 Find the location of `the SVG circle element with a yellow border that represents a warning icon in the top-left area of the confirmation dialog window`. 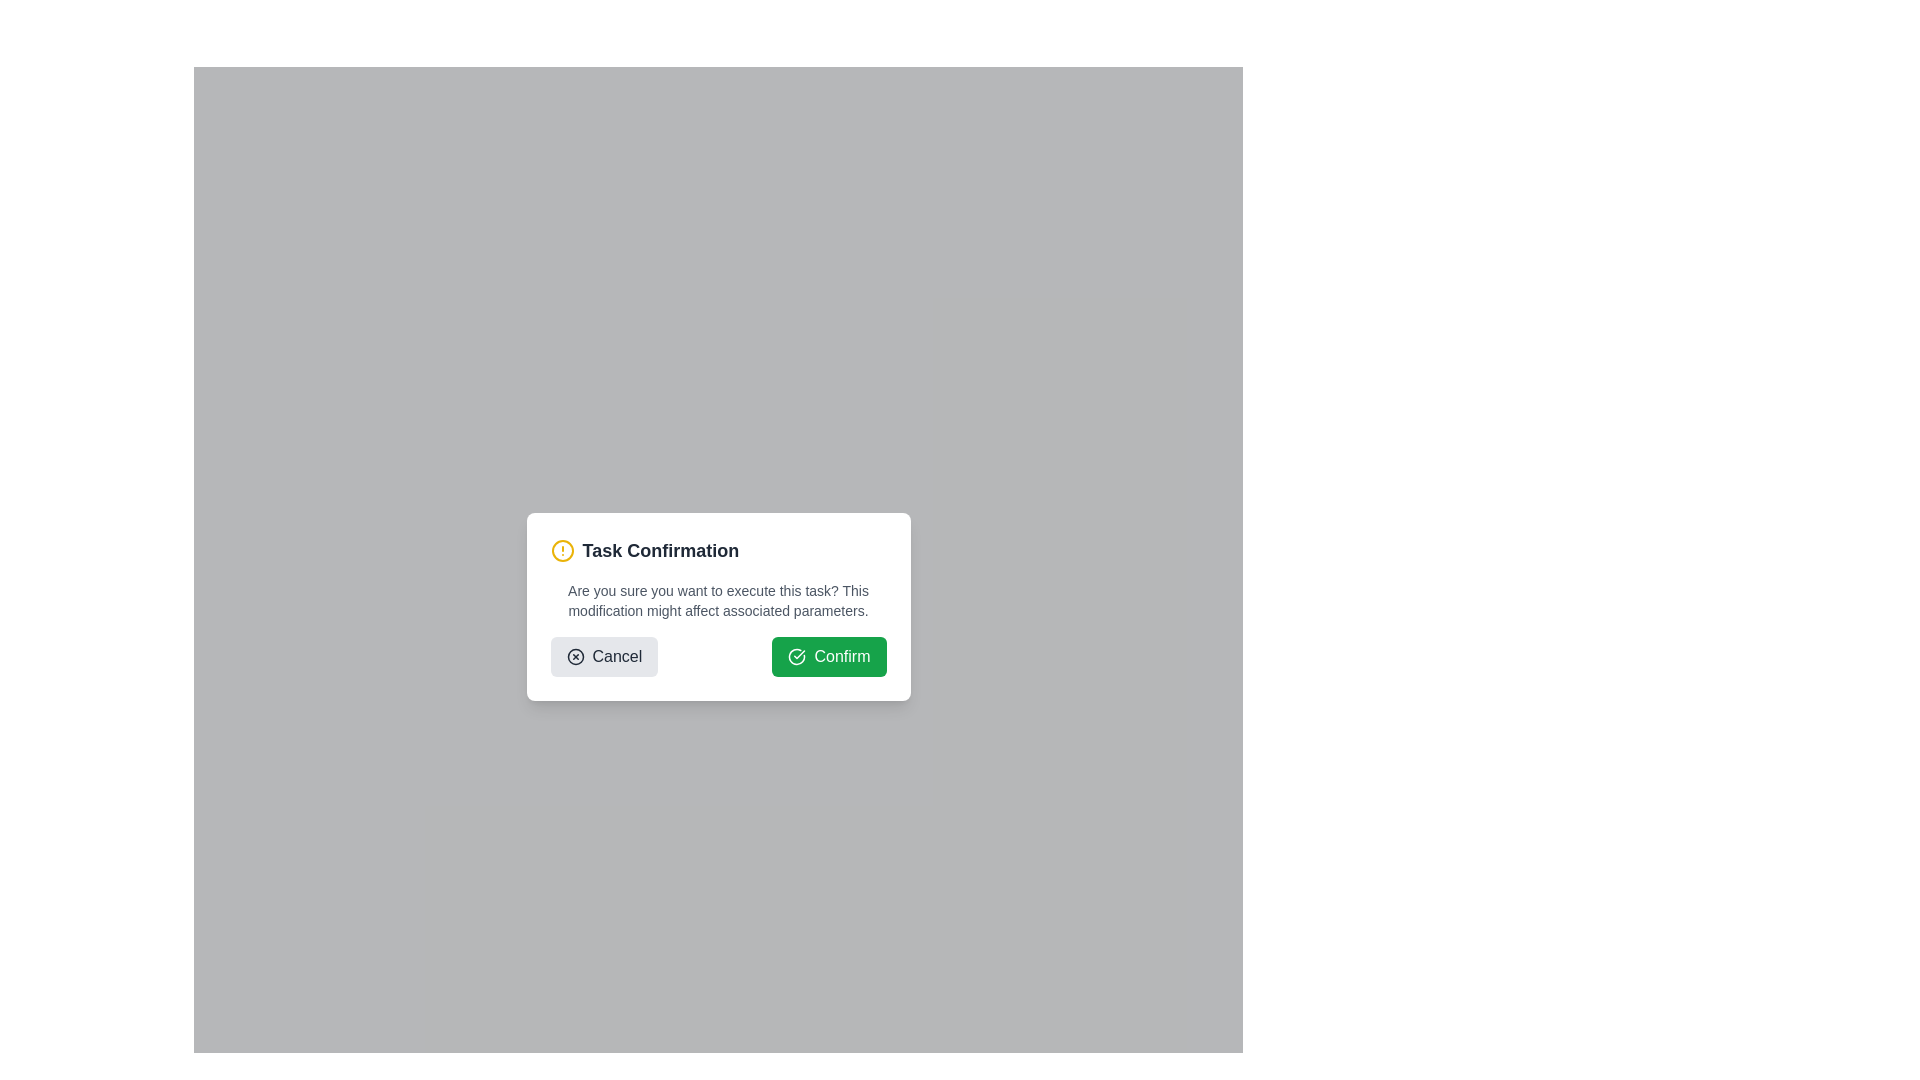

the SVG circle element with a yellow border that represents a warning icon in the top-left area of the confirmation dialog window is located at coordinates (561, 551).